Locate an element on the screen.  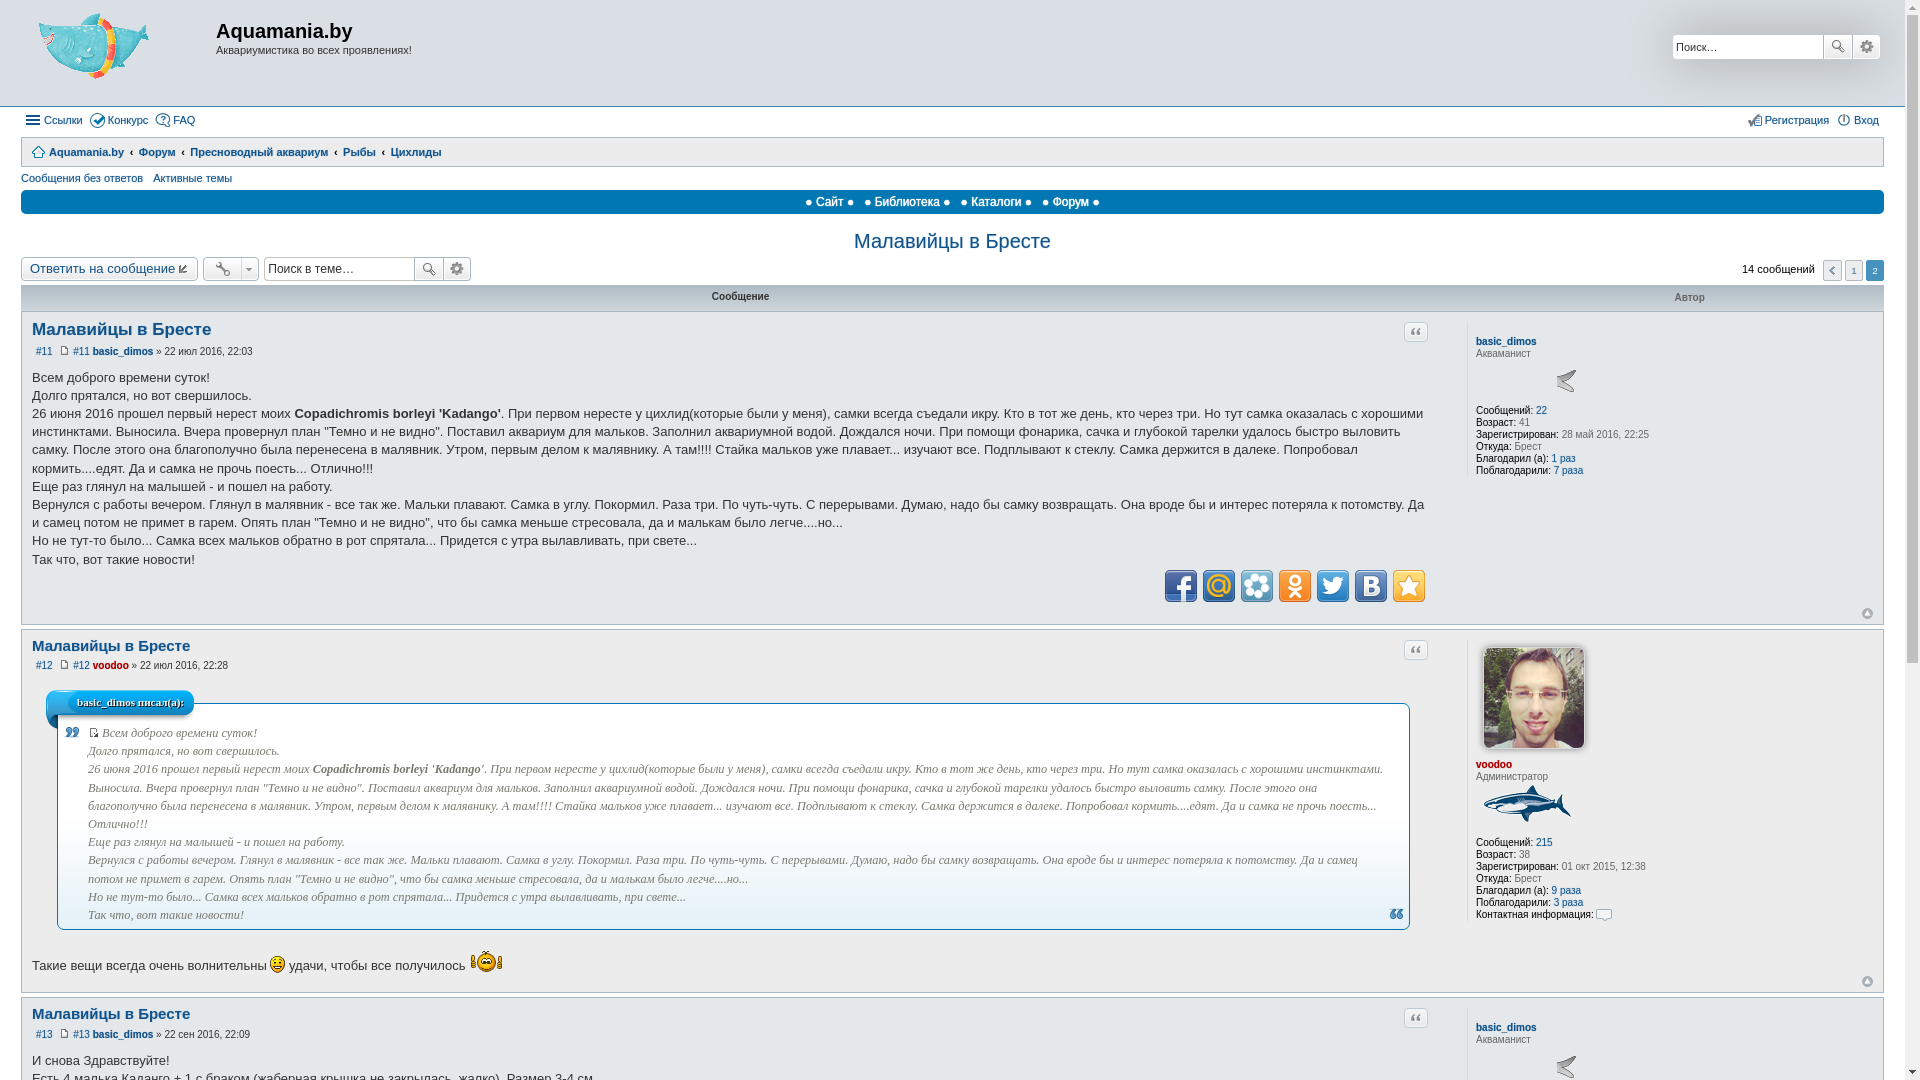
'voodoo' is located at coordinates (109, 665).